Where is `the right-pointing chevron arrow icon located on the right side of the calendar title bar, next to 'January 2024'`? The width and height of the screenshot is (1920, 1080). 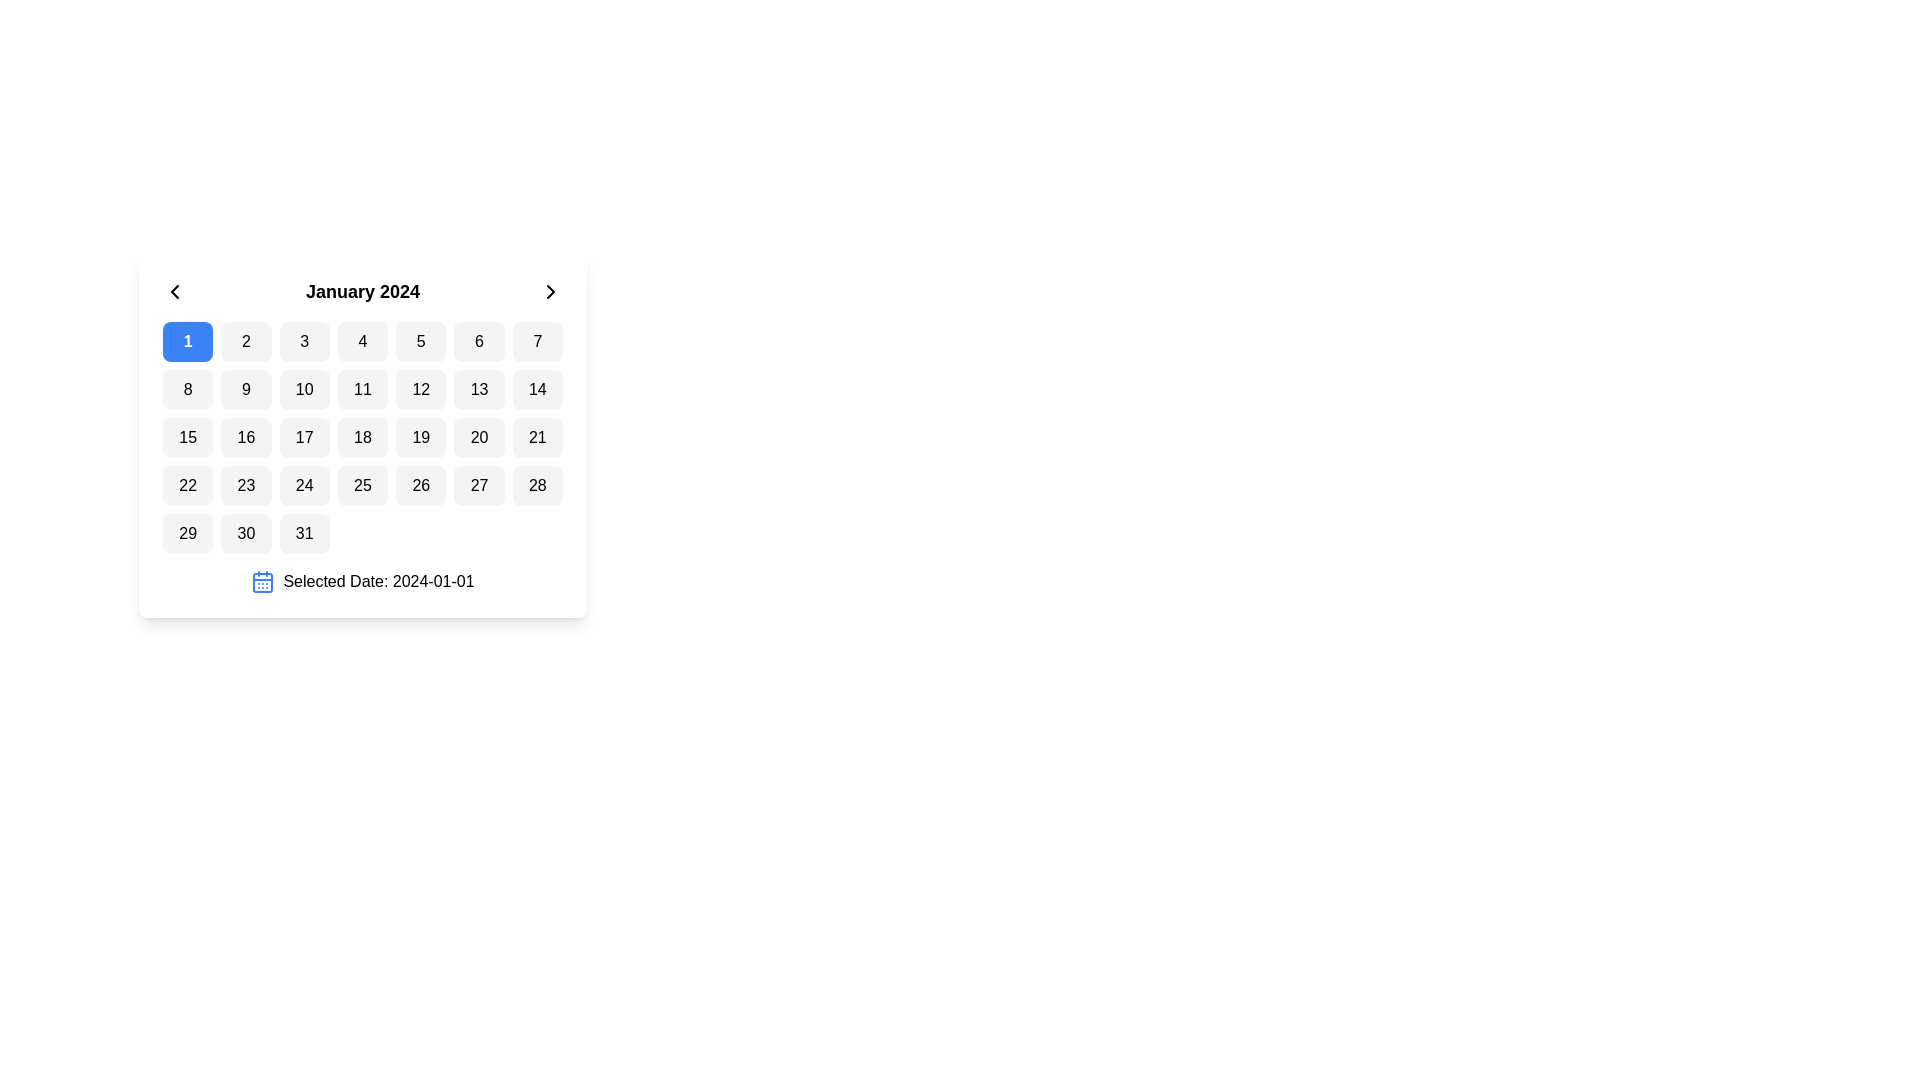
the right-pointing chevron arrow icon located on the right side of the calendar title bar, next to 'January 2024' is located at coordinates (551, 292).